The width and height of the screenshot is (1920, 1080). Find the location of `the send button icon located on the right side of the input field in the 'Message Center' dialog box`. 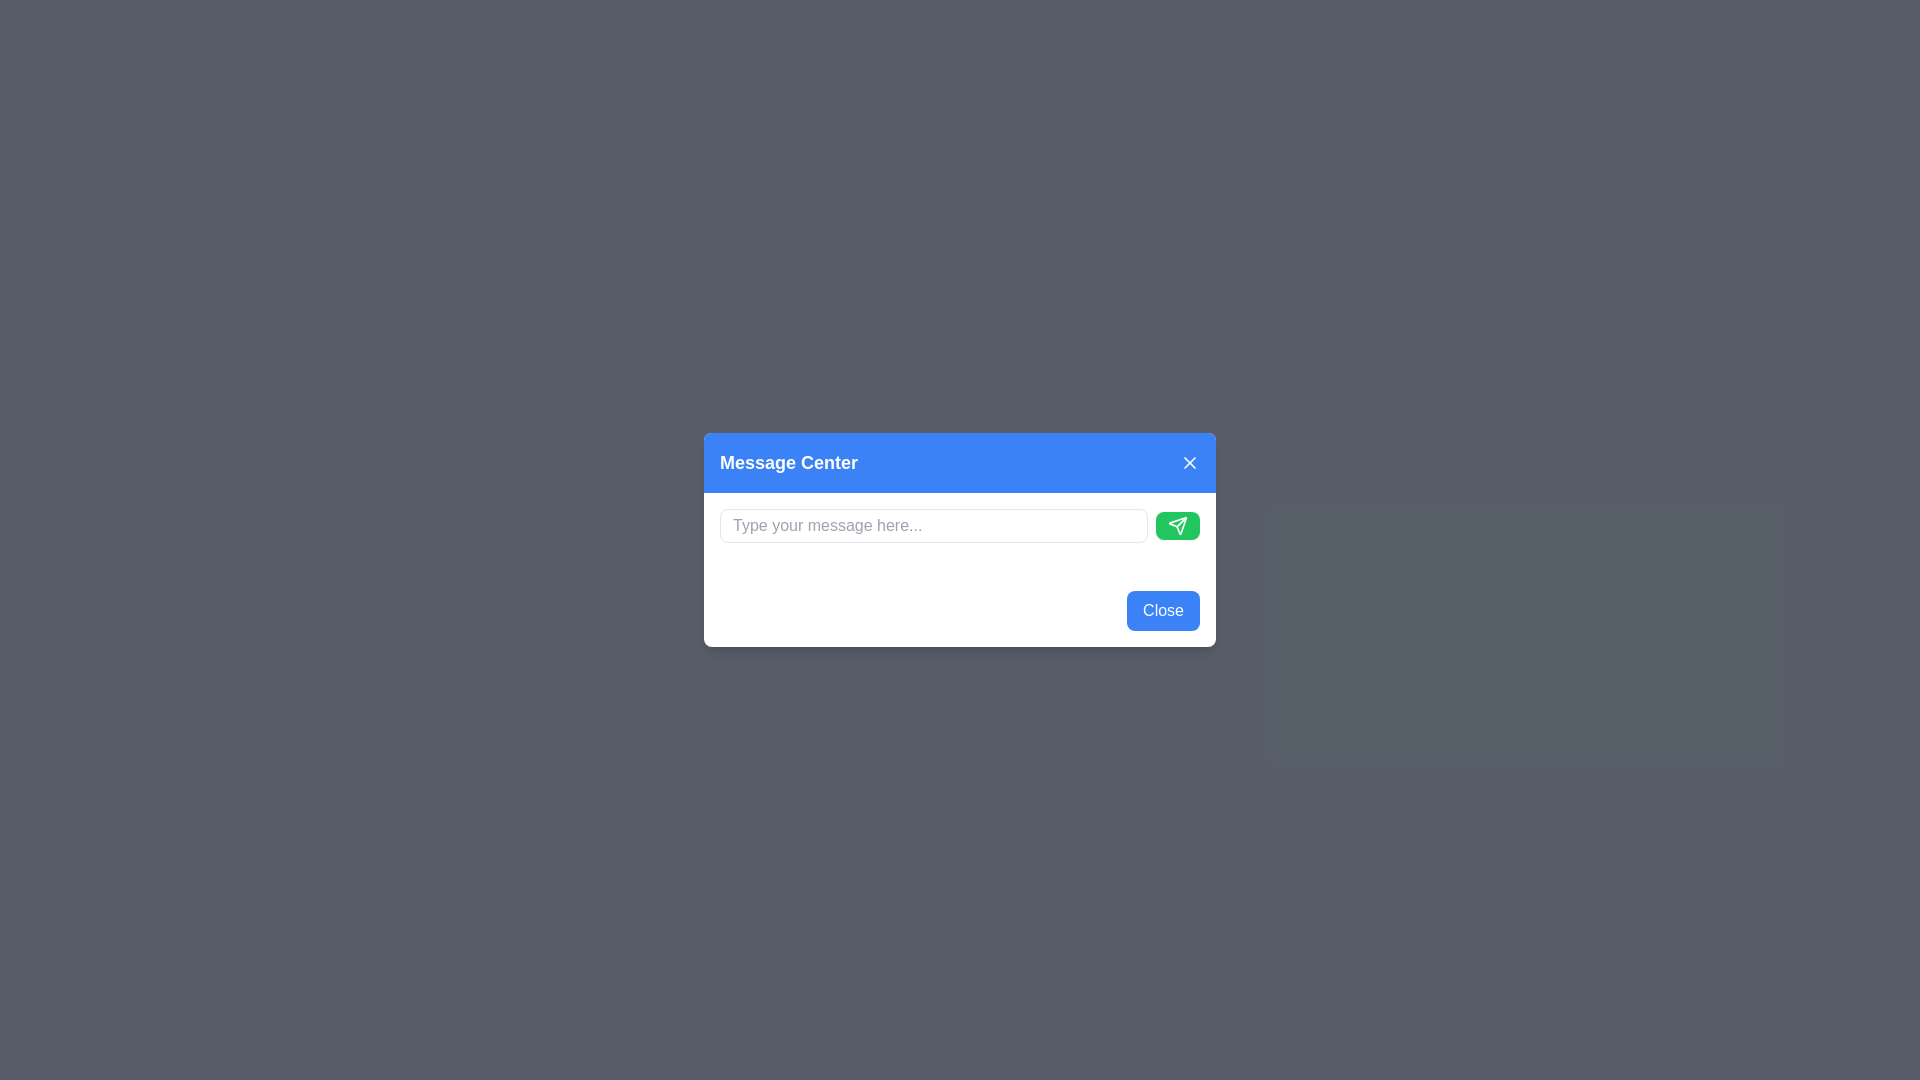

the send button icon located on the right side of the input field in the 'Message Center' dialog box is located at coordinates (1177, 524).